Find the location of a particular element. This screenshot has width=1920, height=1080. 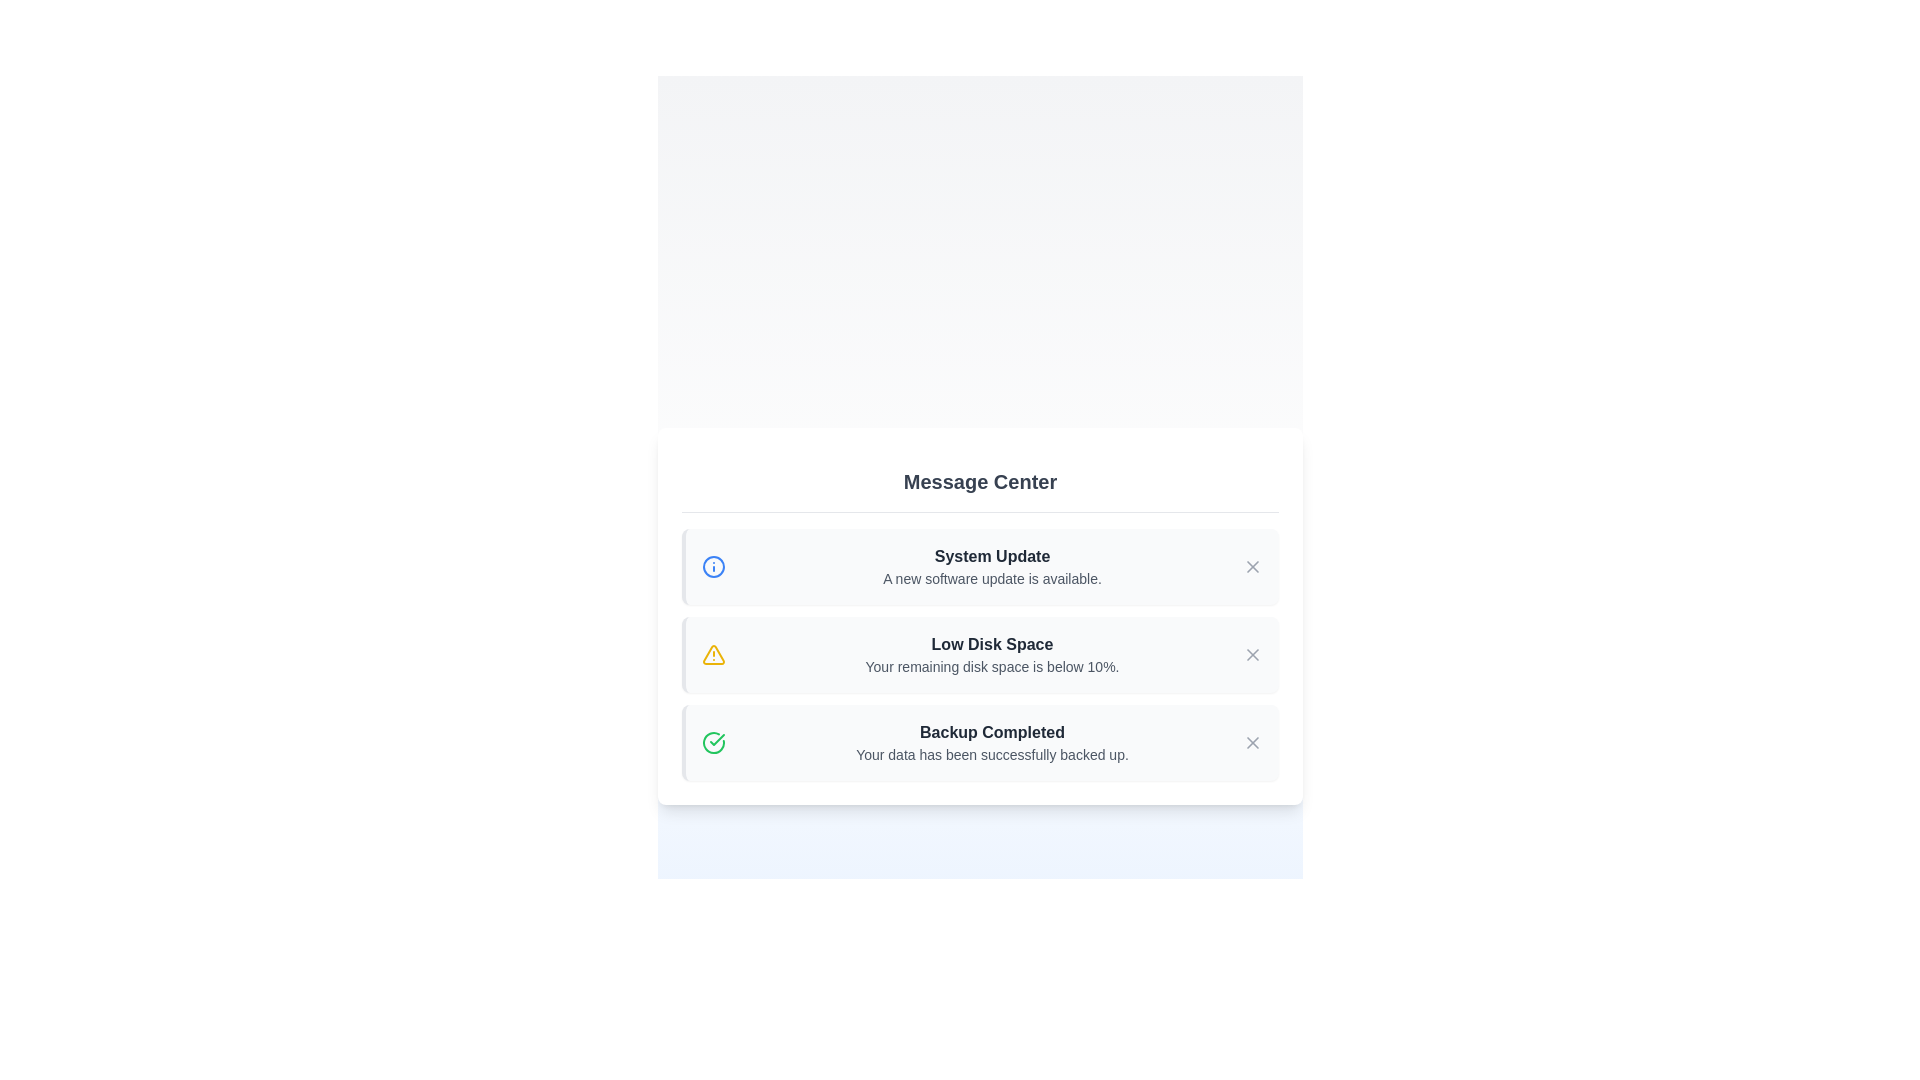

the circular blue informational icon located to the left of the 'System Update' heading in the Message Center notifications is located at coordinates (714, 566).